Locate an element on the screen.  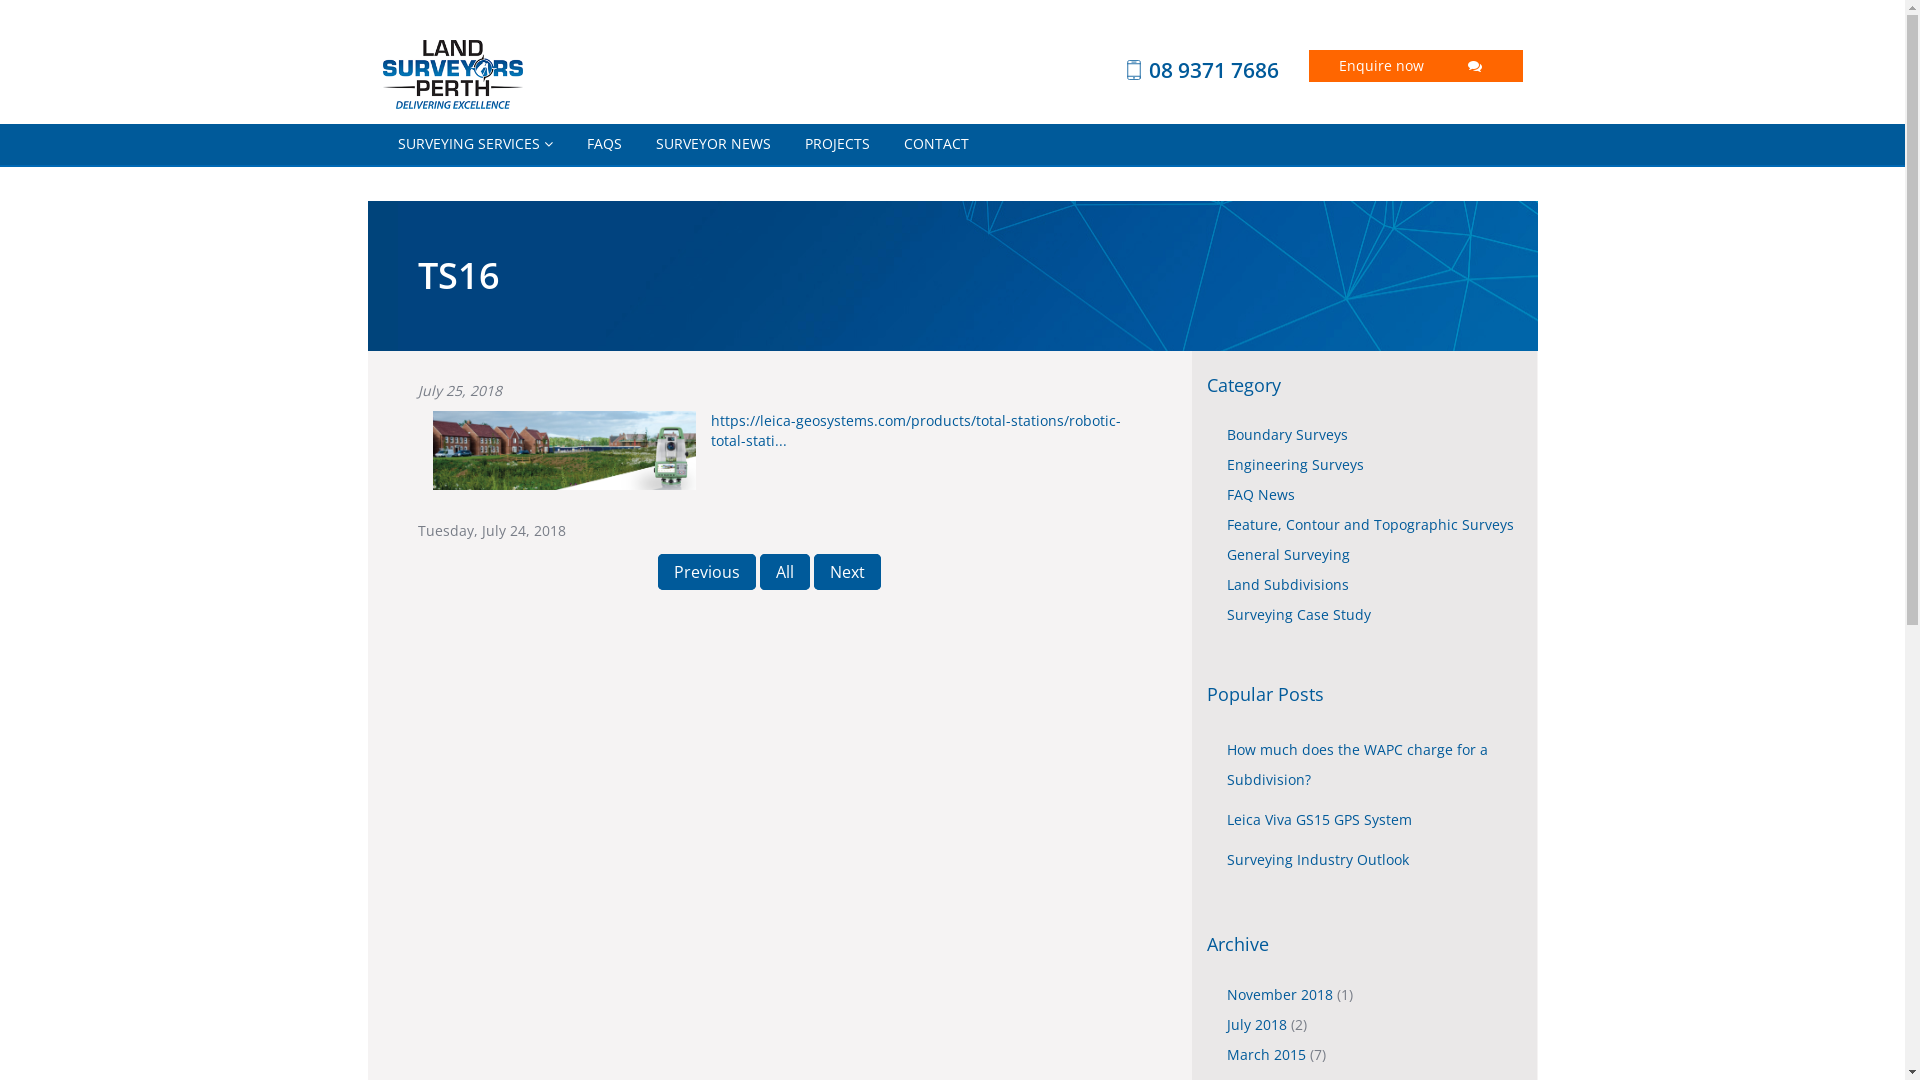
'Land Subdivisions' is located at coordinates (1287, 584).